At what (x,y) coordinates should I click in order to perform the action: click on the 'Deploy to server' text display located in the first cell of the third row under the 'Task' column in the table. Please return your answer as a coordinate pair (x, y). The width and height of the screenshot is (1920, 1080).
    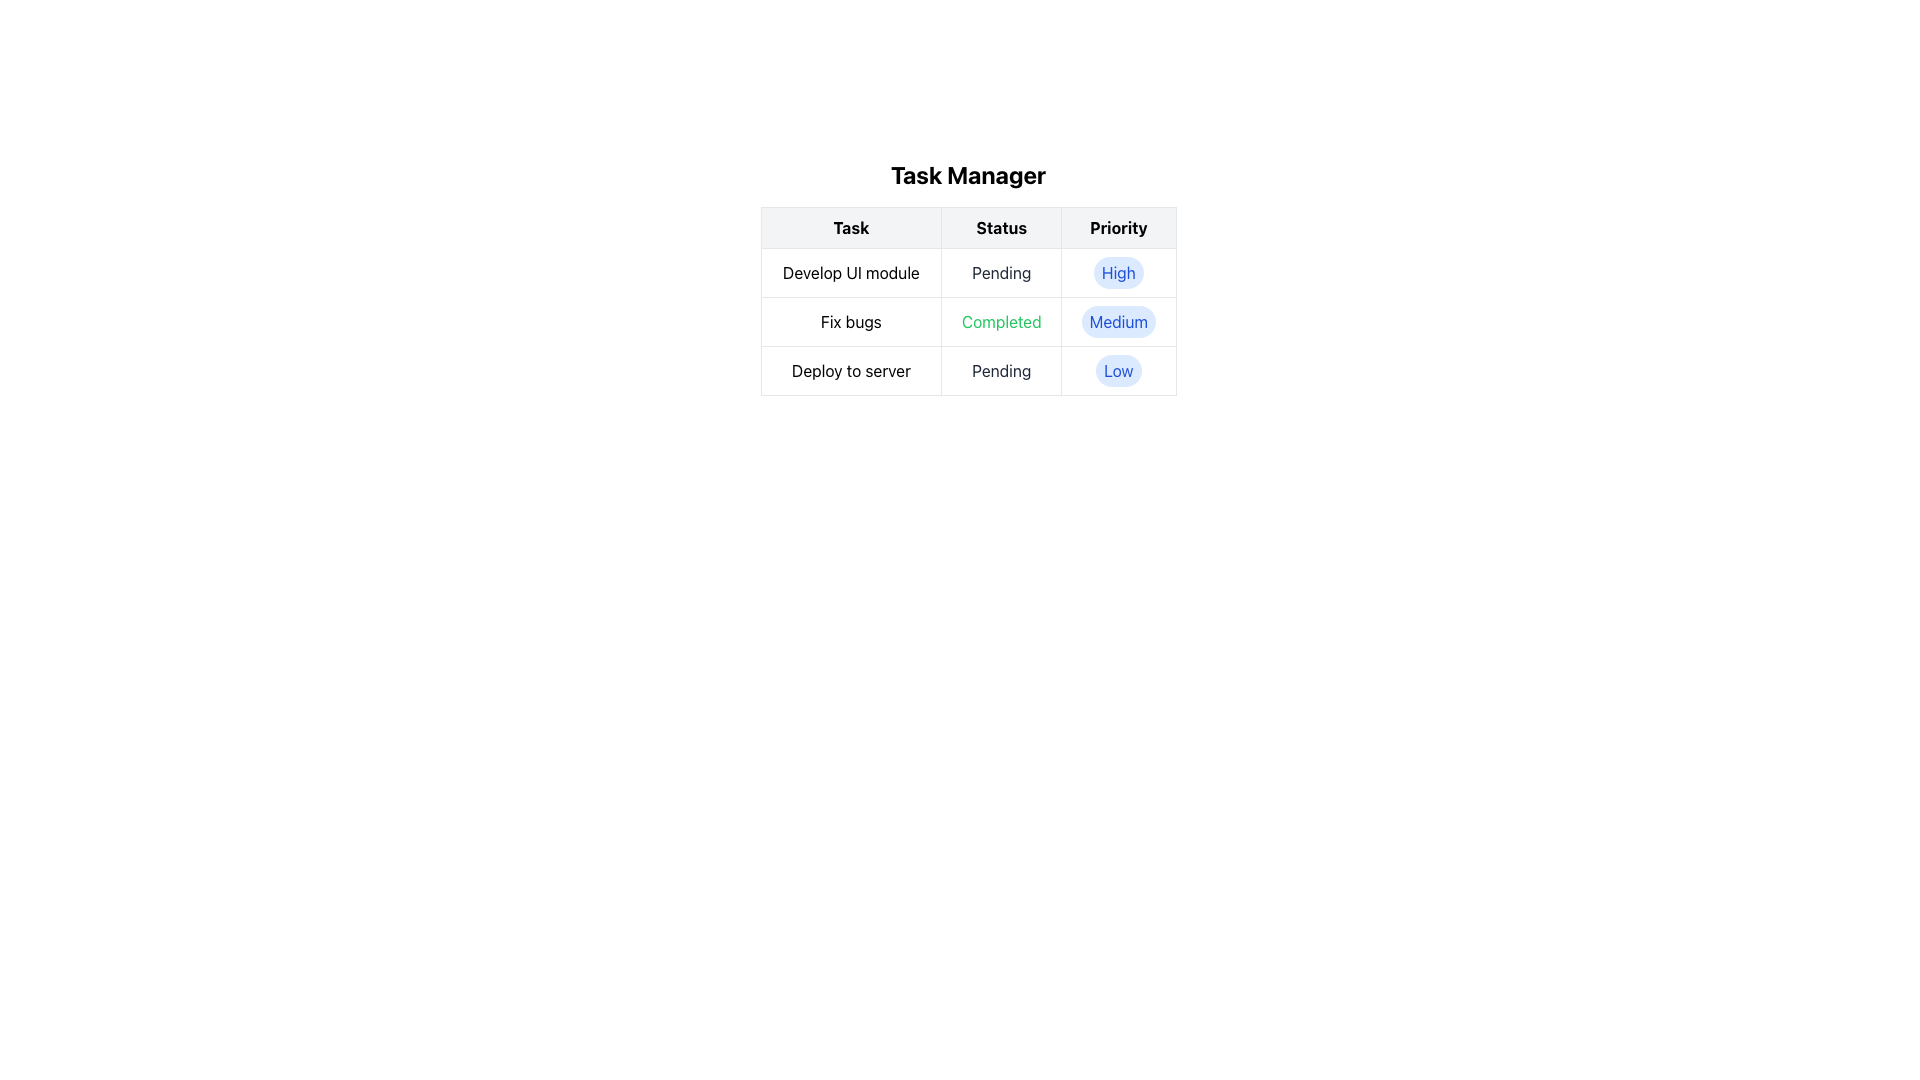
    Looking at the image, I should click on (851, 370).